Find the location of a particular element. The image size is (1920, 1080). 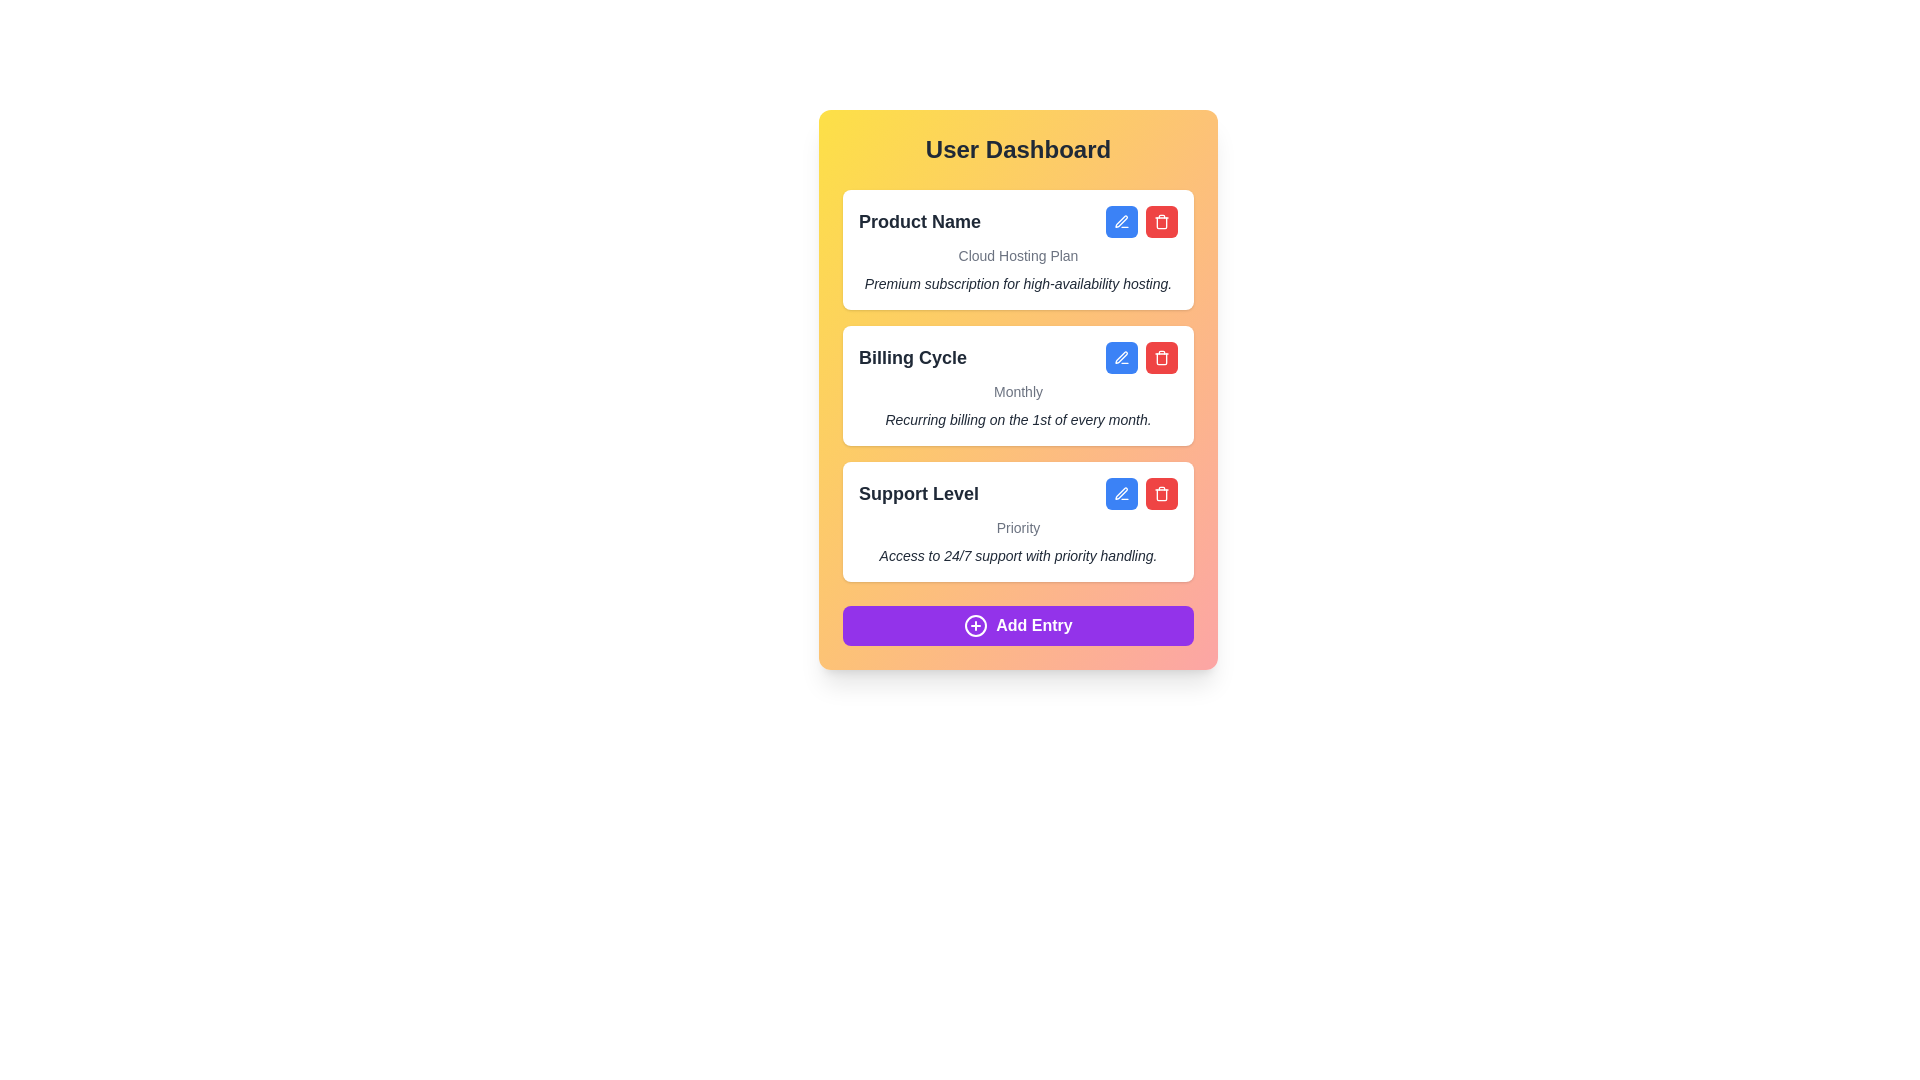

the pen icon button located to the right of the 'Billing Cycle' label to initiate editing the associated data is located at coordinates (1121, 356).